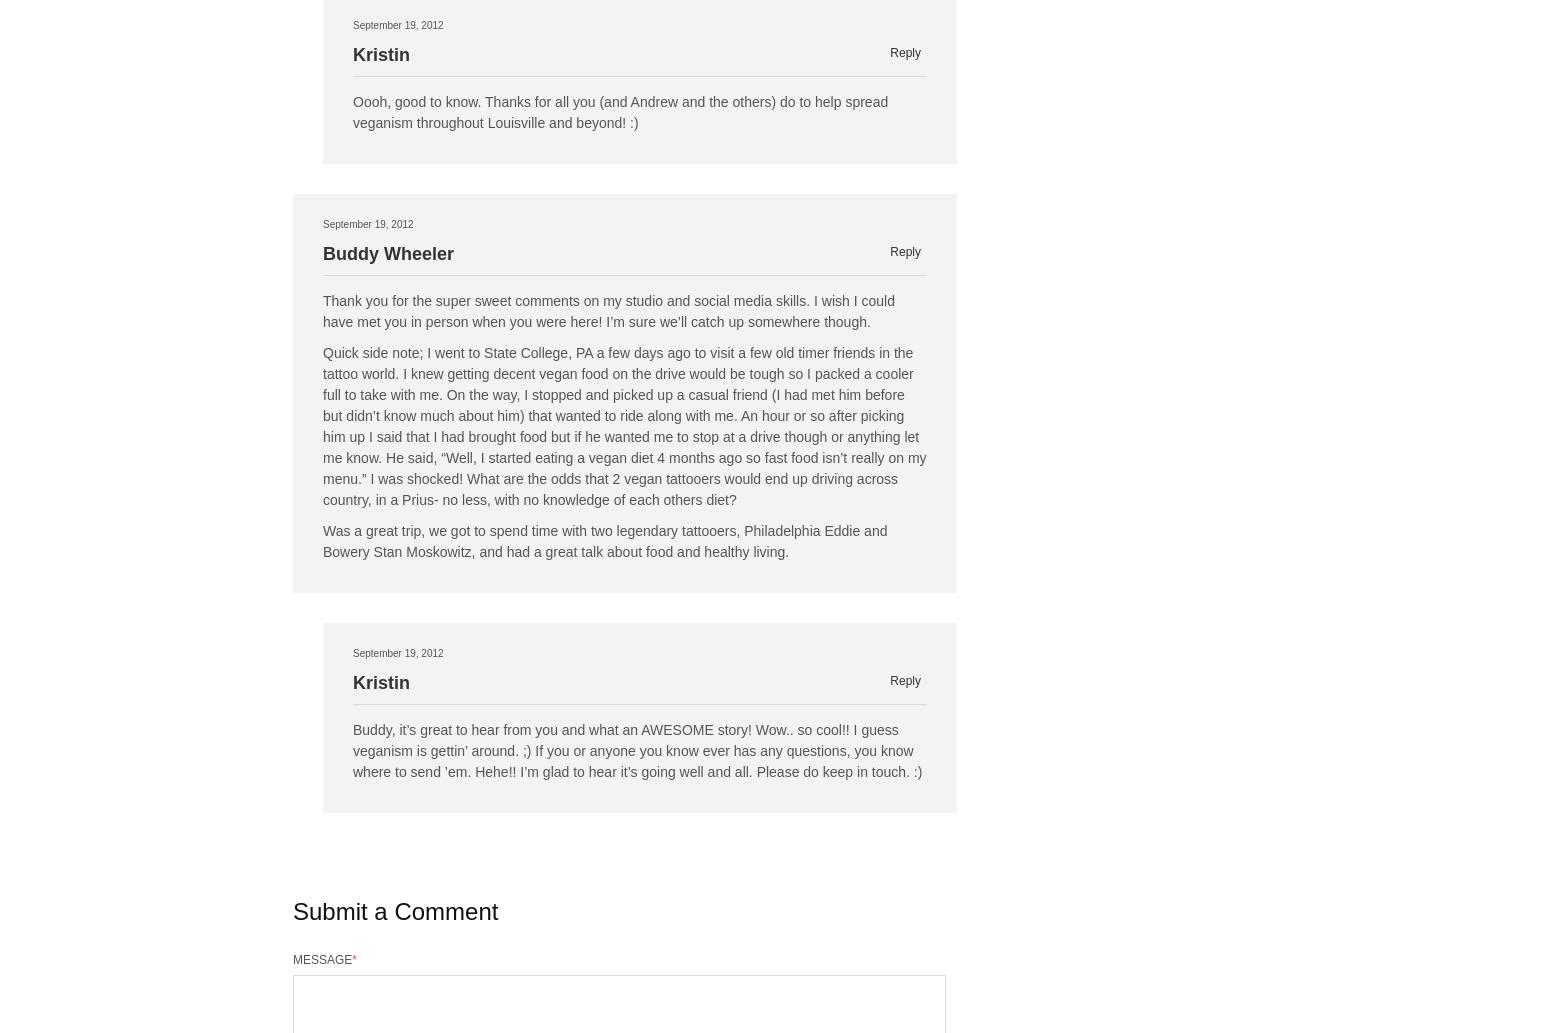 The image size is (1550, 1033). What do you see at coordinates (636, 750) in the screenshot?
I see `'Buddy, it’s great to hear from you and what an AWESOME story! Wow.. so cool!! I guess veganism is gettin’ around. ;) If you or anyone you know ever has any questions, you know where to send ’em. Hehe!! I’m glad to hear it’s going well and all. Please do keep in touch. :)'` at bounding box center [636, 750].